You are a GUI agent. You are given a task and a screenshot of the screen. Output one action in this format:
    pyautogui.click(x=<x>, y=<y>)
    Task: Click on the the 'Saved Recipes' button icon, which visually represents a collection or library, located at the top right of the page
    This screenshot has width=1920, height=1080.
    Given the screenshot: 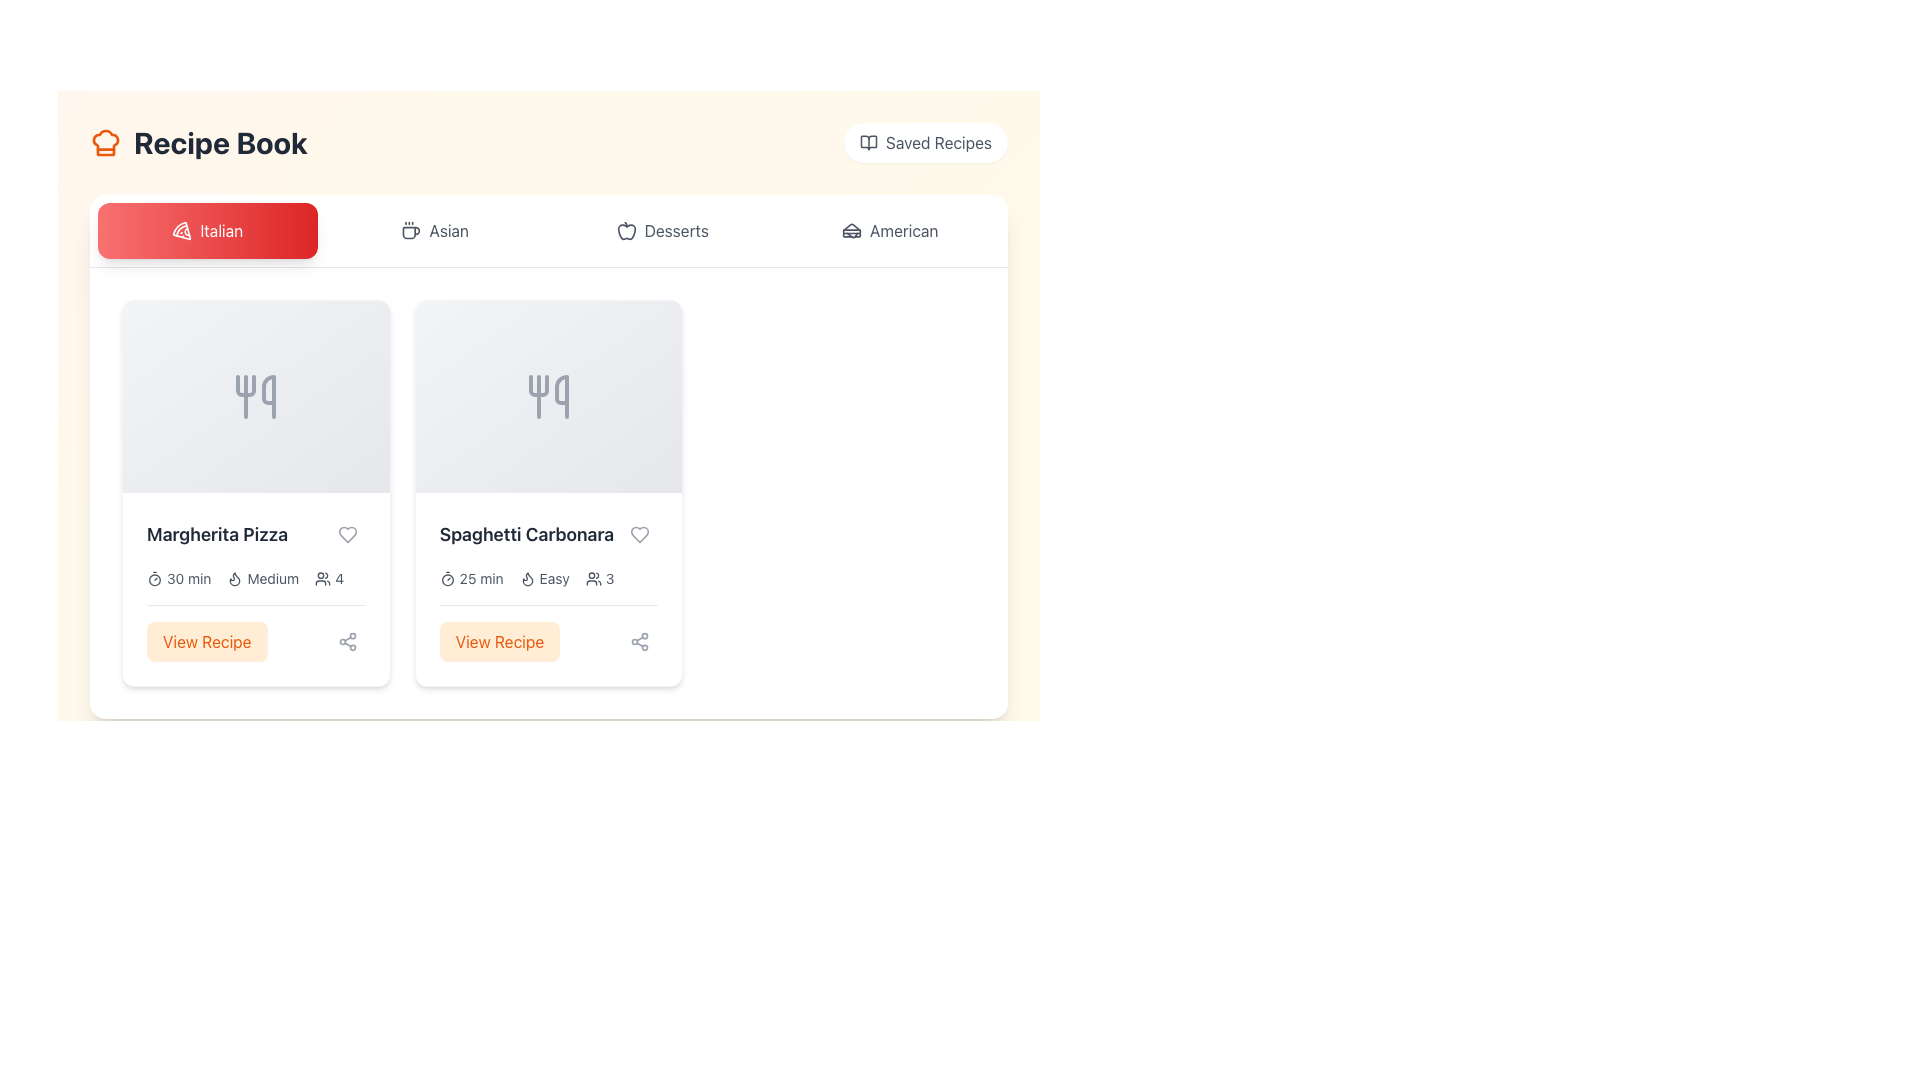 What is the action you would take?
    pyautogui.click(x=868, y=141)
    